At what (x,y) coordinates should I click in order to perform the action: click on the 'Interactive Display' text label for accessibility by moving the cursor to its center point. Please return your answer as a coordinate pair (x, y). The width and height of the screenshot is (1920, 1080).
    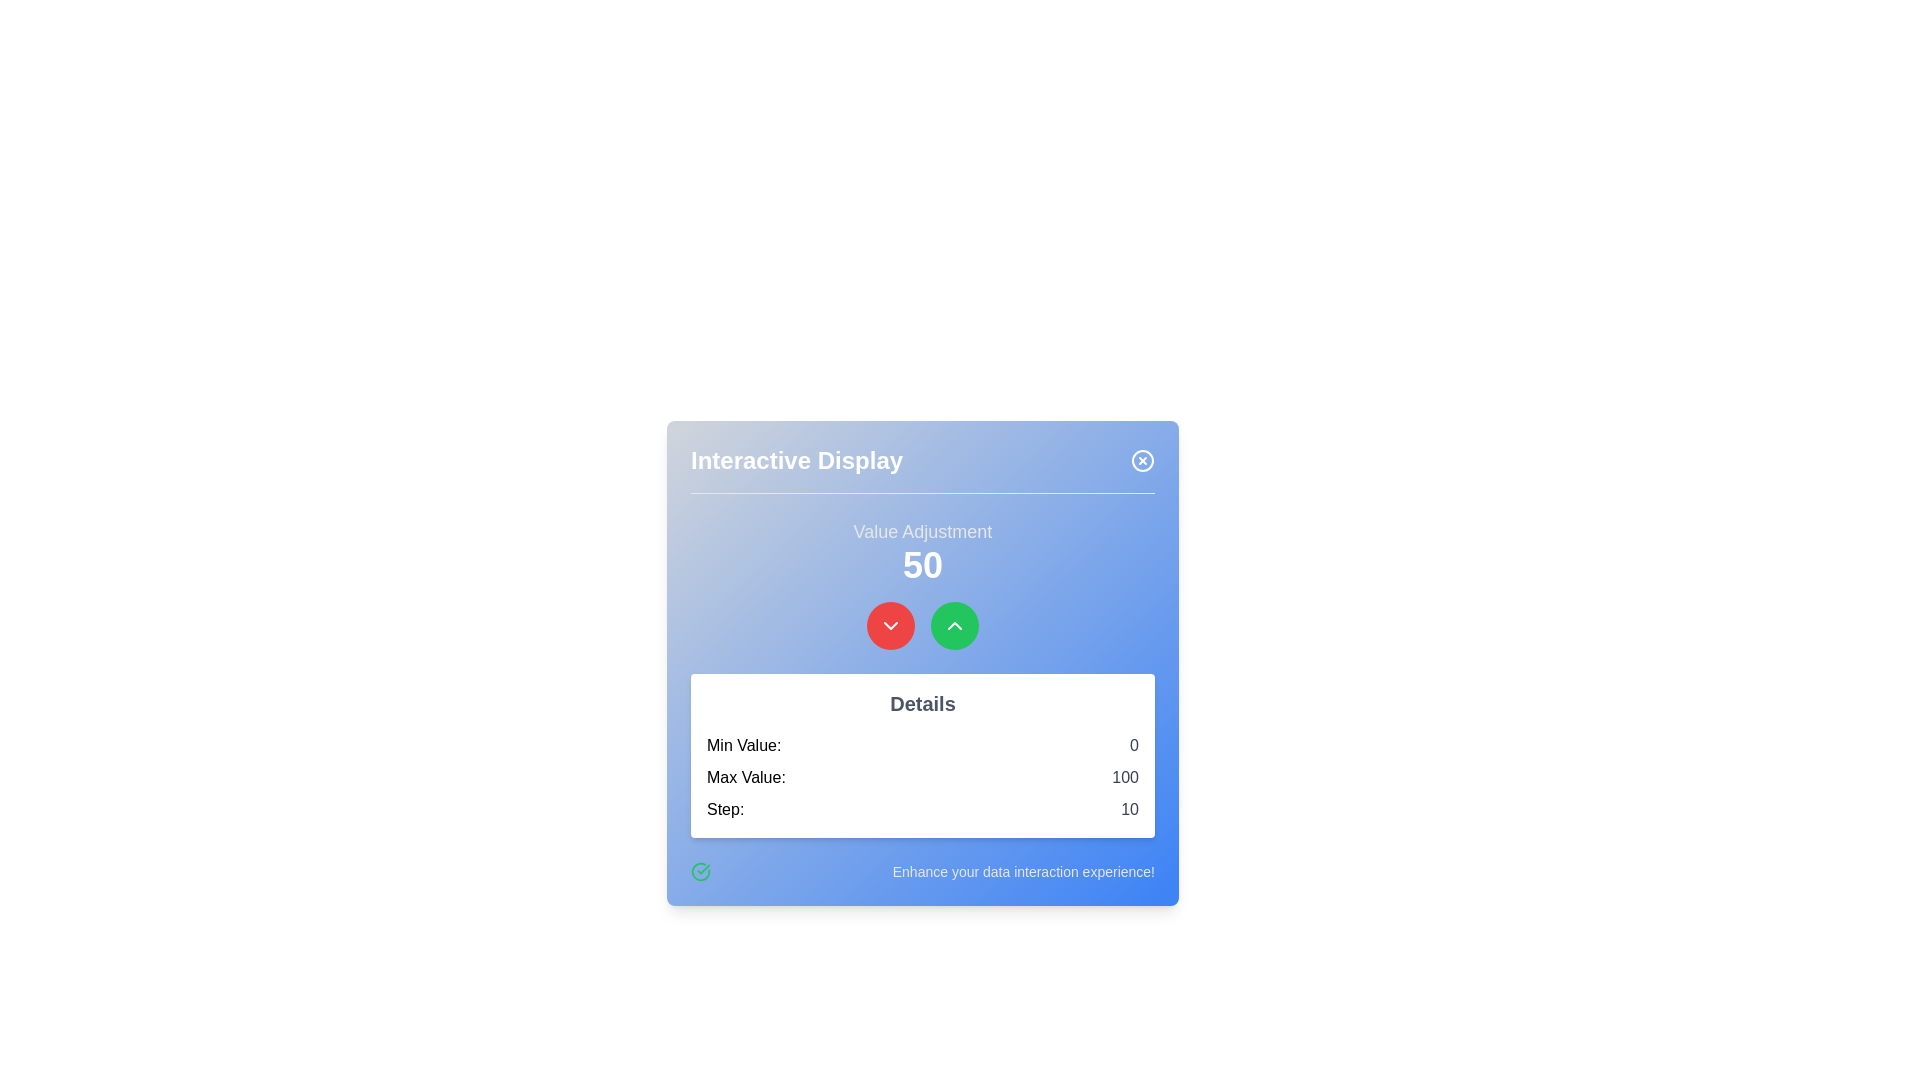
    Looking at the image, I should click on (795, 461).